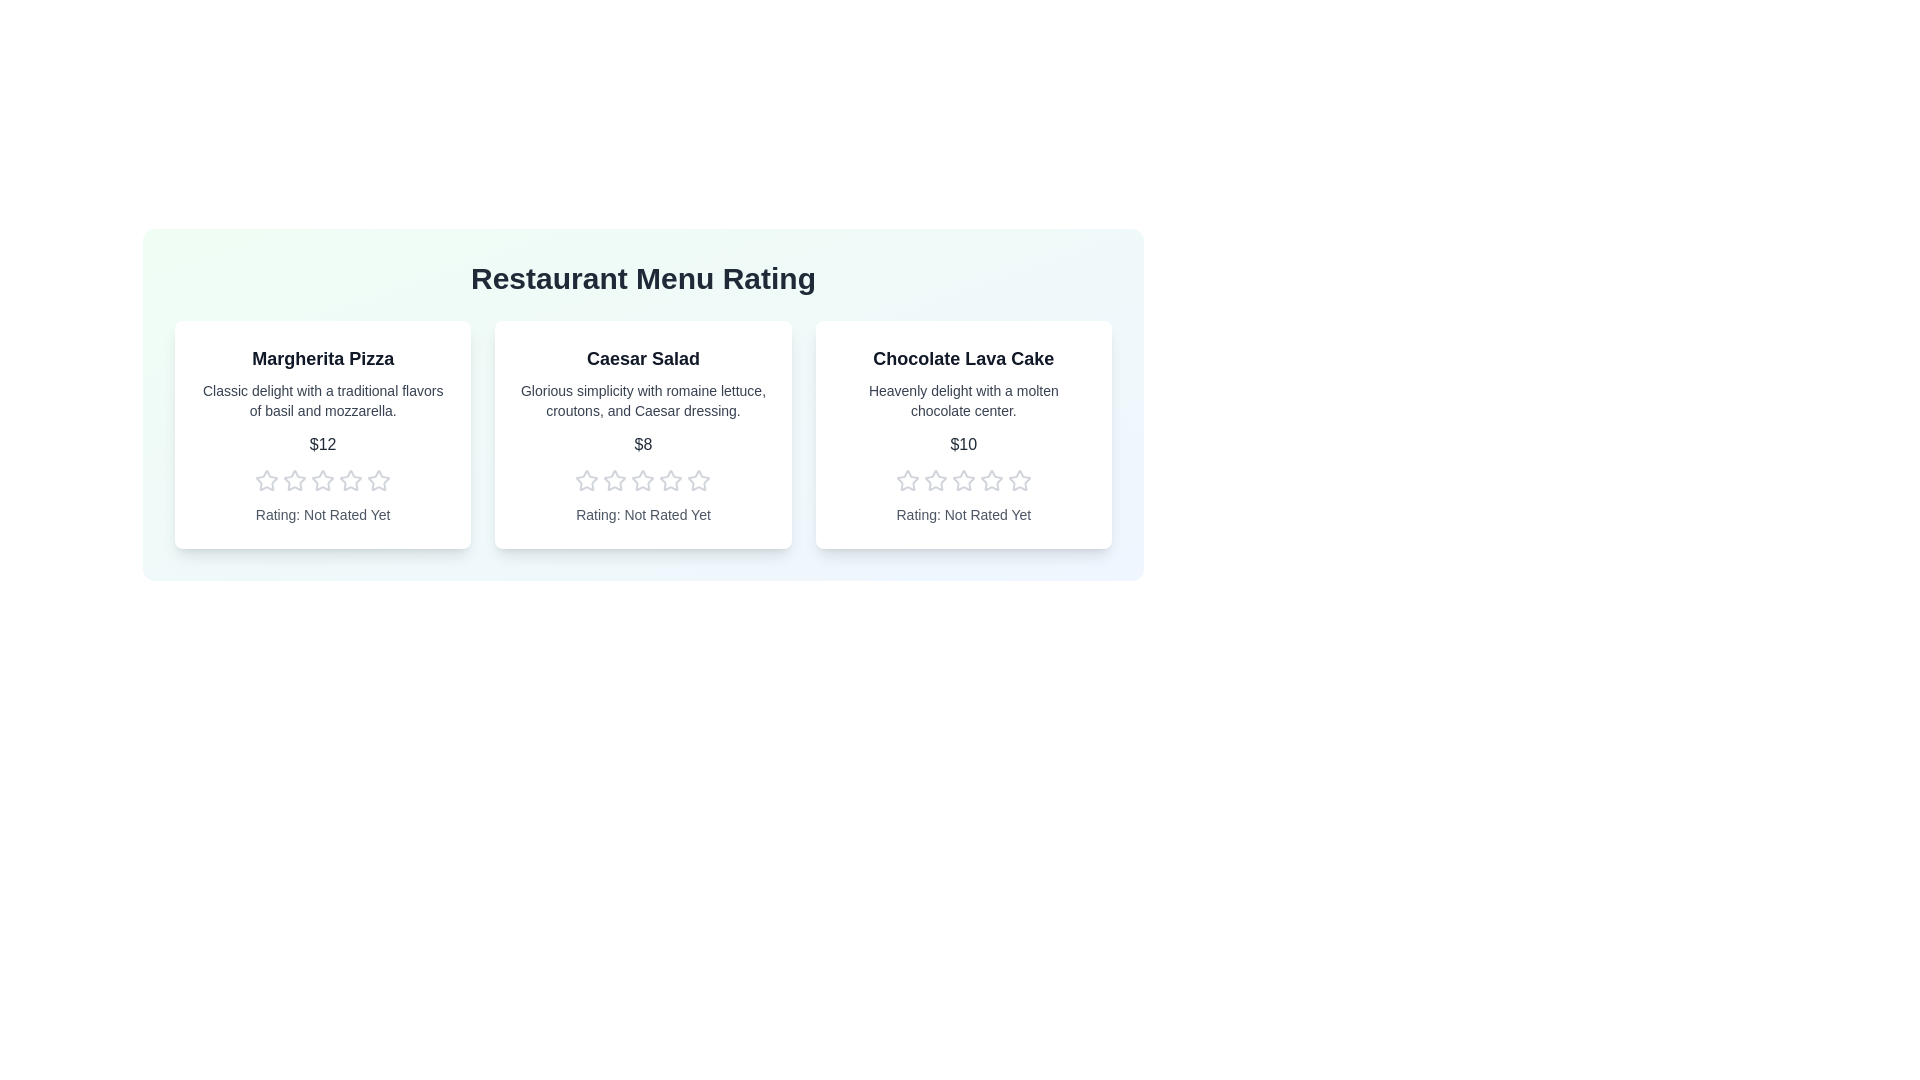 The height and width of the screenshot is (1080, 1920). Describe the element at coordinates (293, 481) in the screenshot. I see `the star corresponding to the desired rating 2 for the menu item Margherita Pizza` at that location.